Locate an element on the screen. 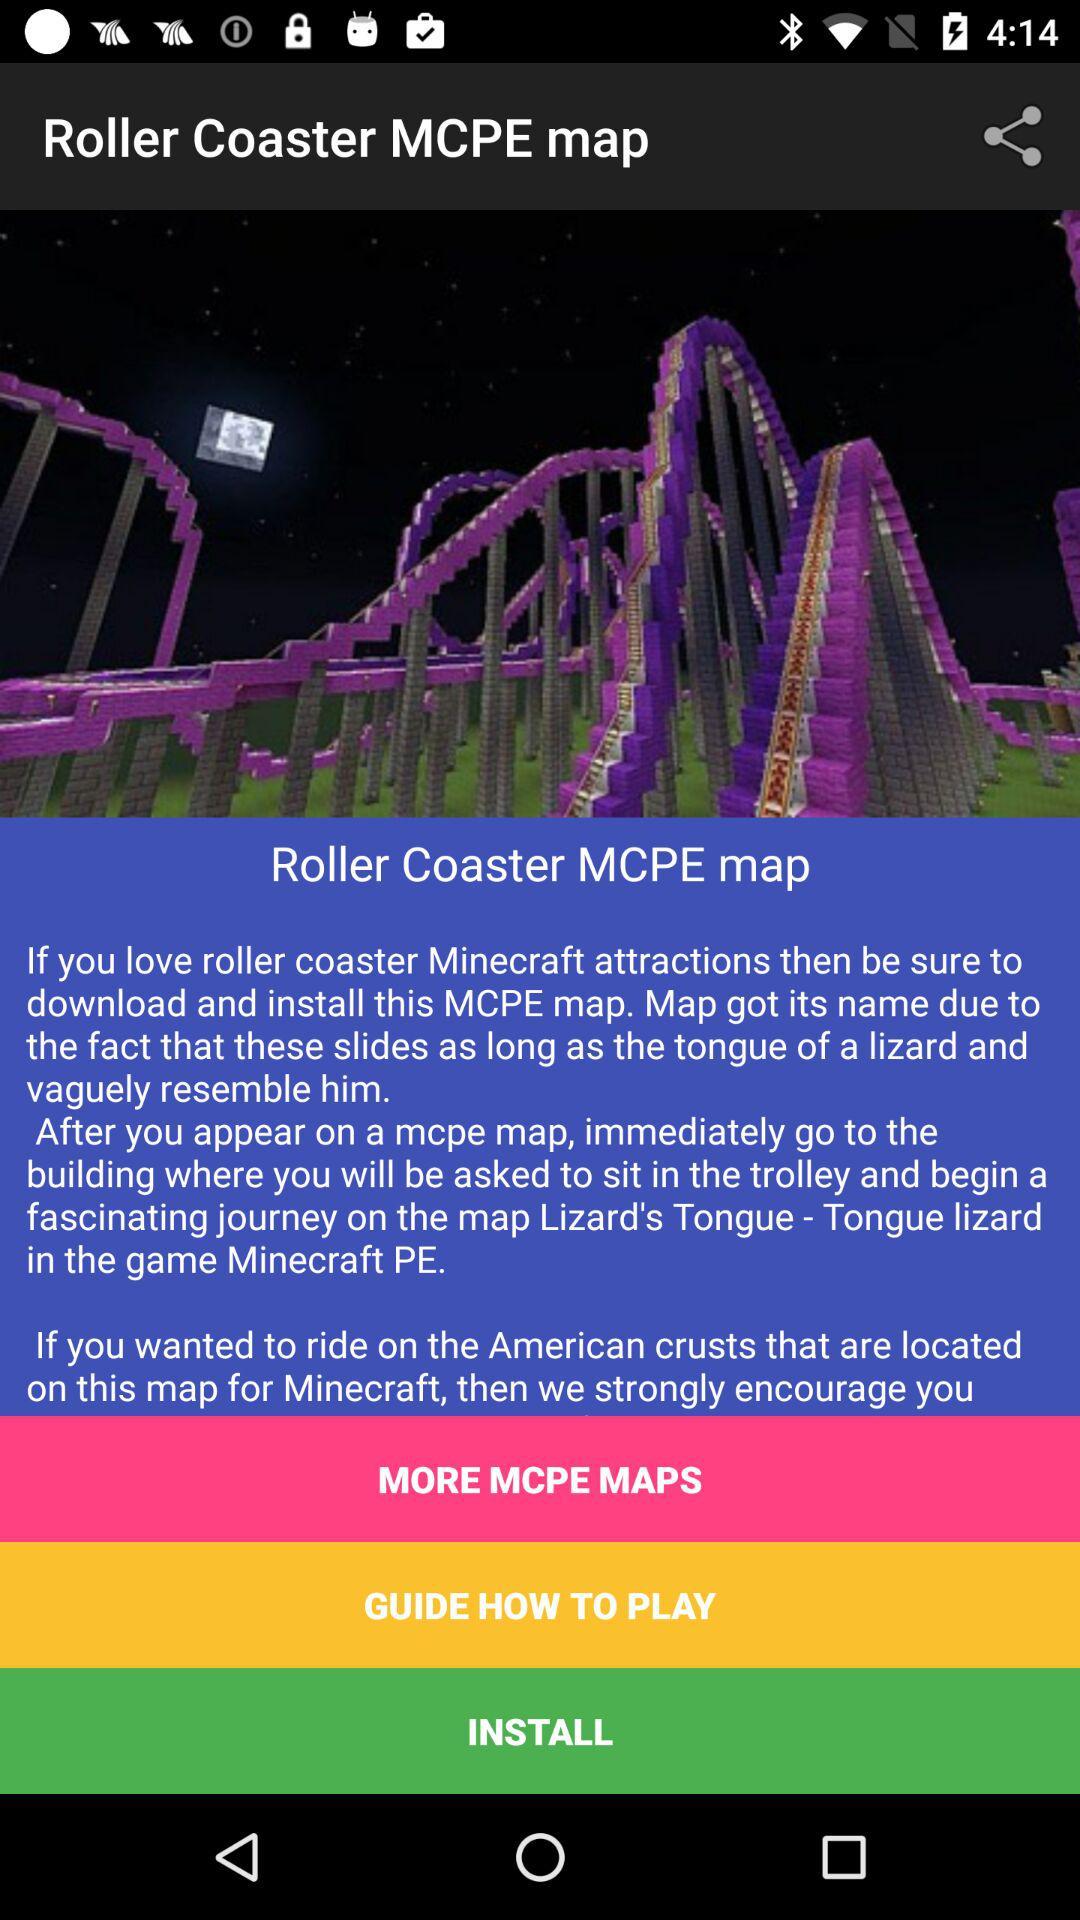  the guide how to is located at coordinates (540, 1604).